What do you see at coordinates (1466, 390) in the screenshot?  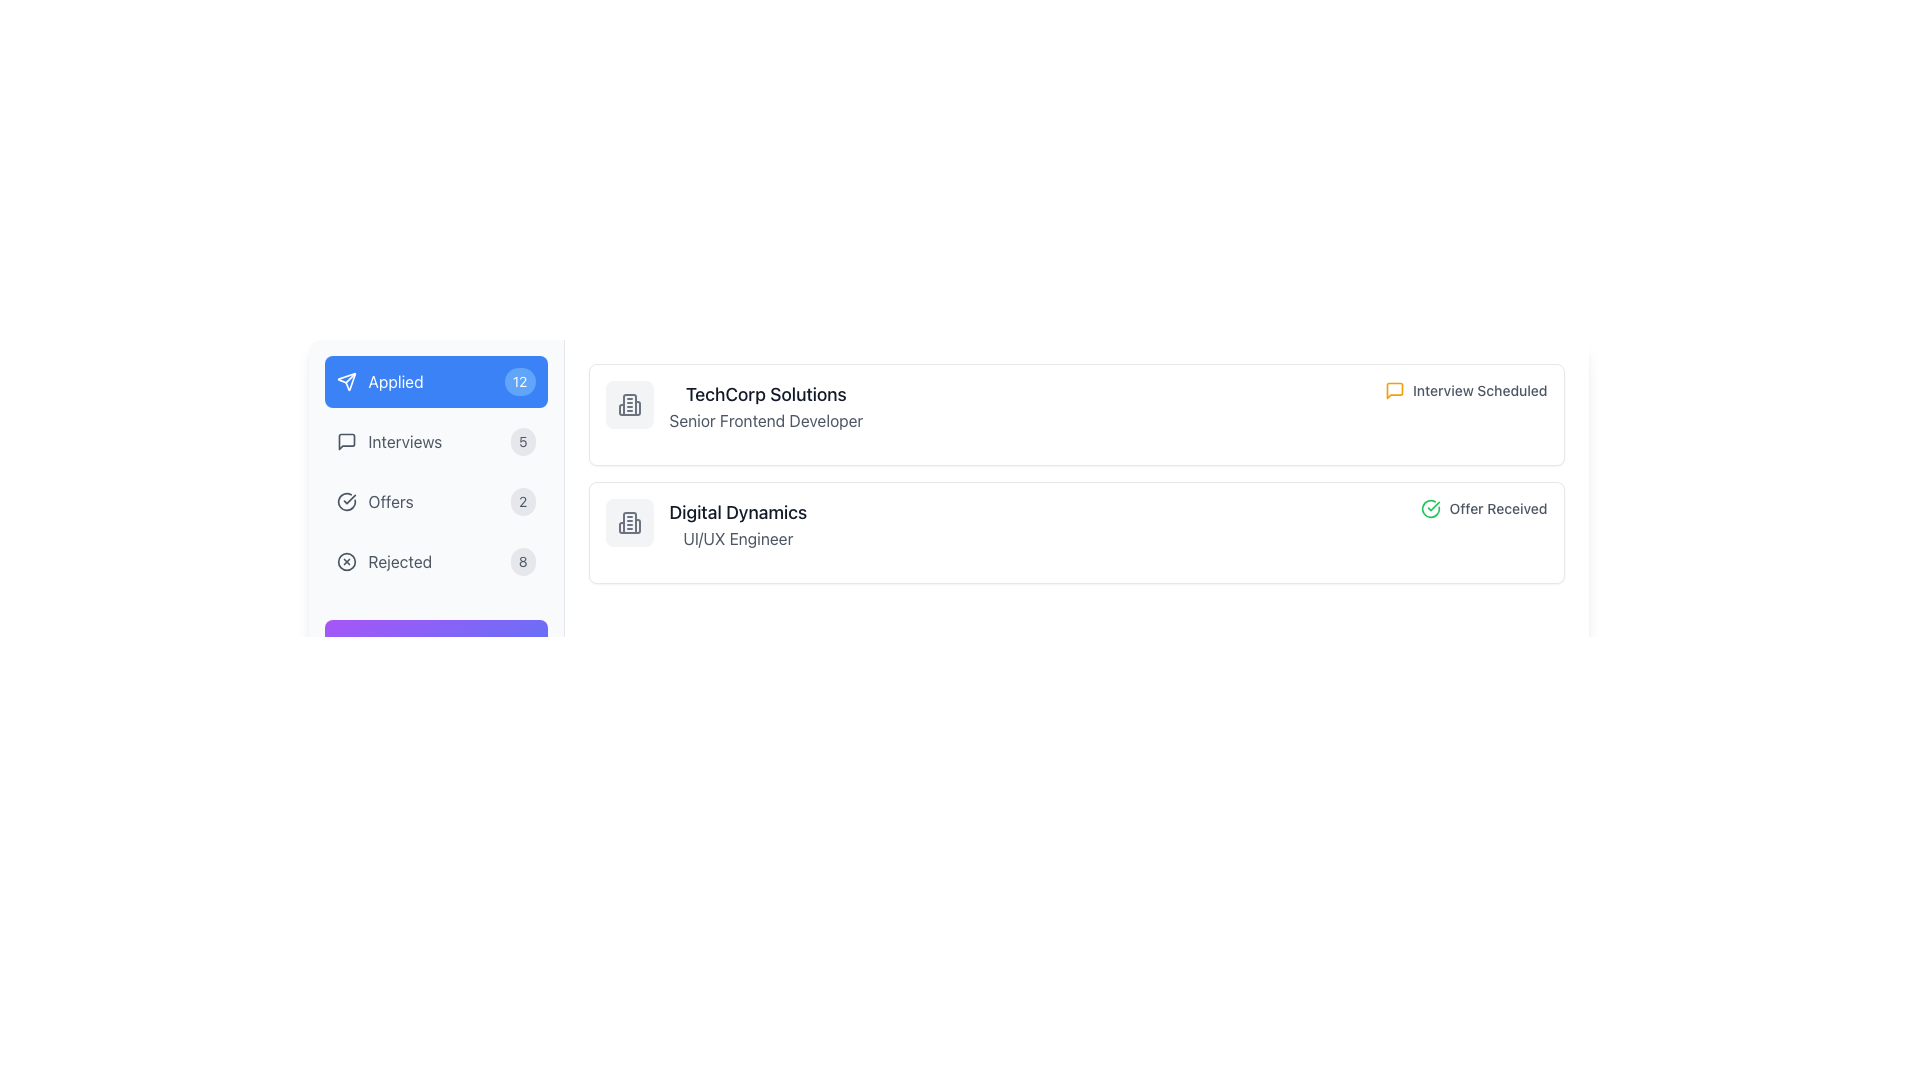 I see `the Status indicator, which is a speech bubble icon in amber color followed by the text 'Interview Scheduled' in medium gray, located at the top-right corner of the job listing for 'TechCorp Solutions Senior Frontend Developer'` at bounding box center [1466, 390].